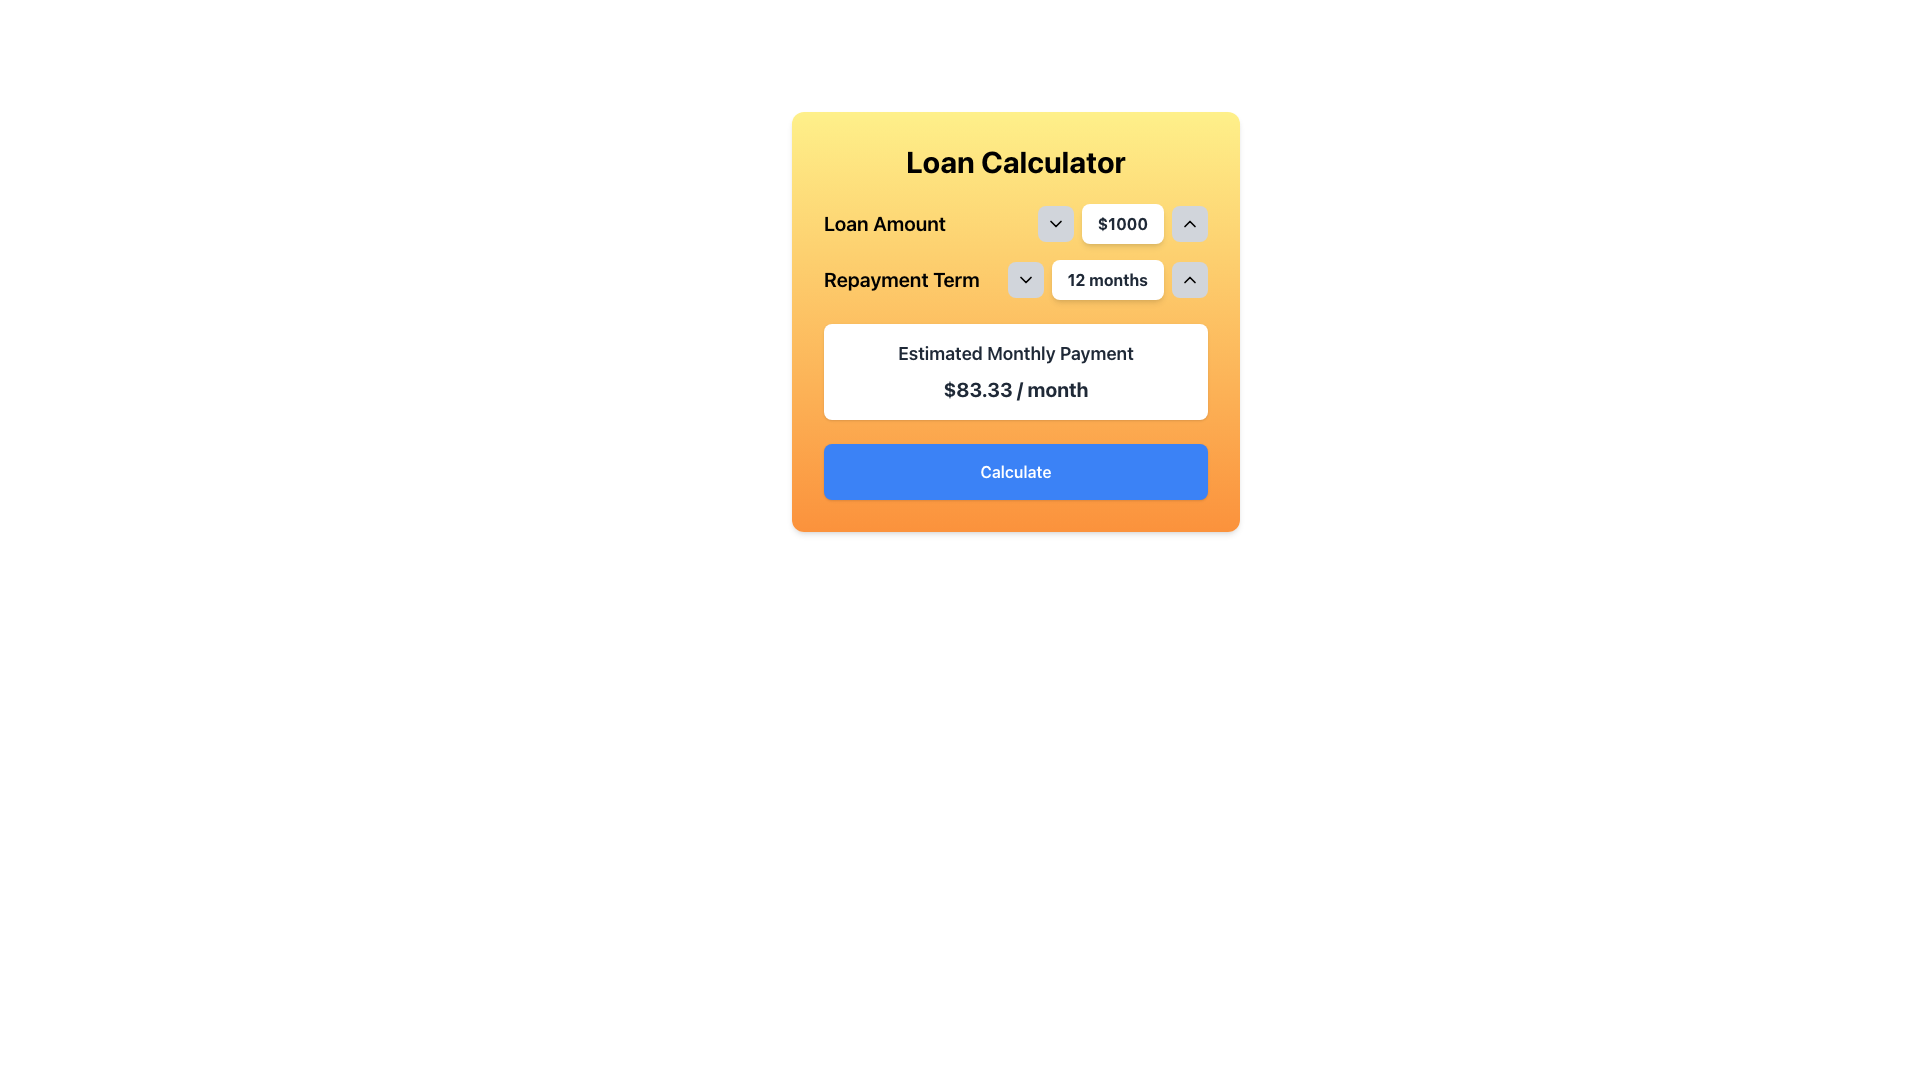 This screenshot has height=1080, width=1920. I want to click on the interactive button located to the right of the '12 months' text in the 'Repayment Term' line, so click(1190, 280).